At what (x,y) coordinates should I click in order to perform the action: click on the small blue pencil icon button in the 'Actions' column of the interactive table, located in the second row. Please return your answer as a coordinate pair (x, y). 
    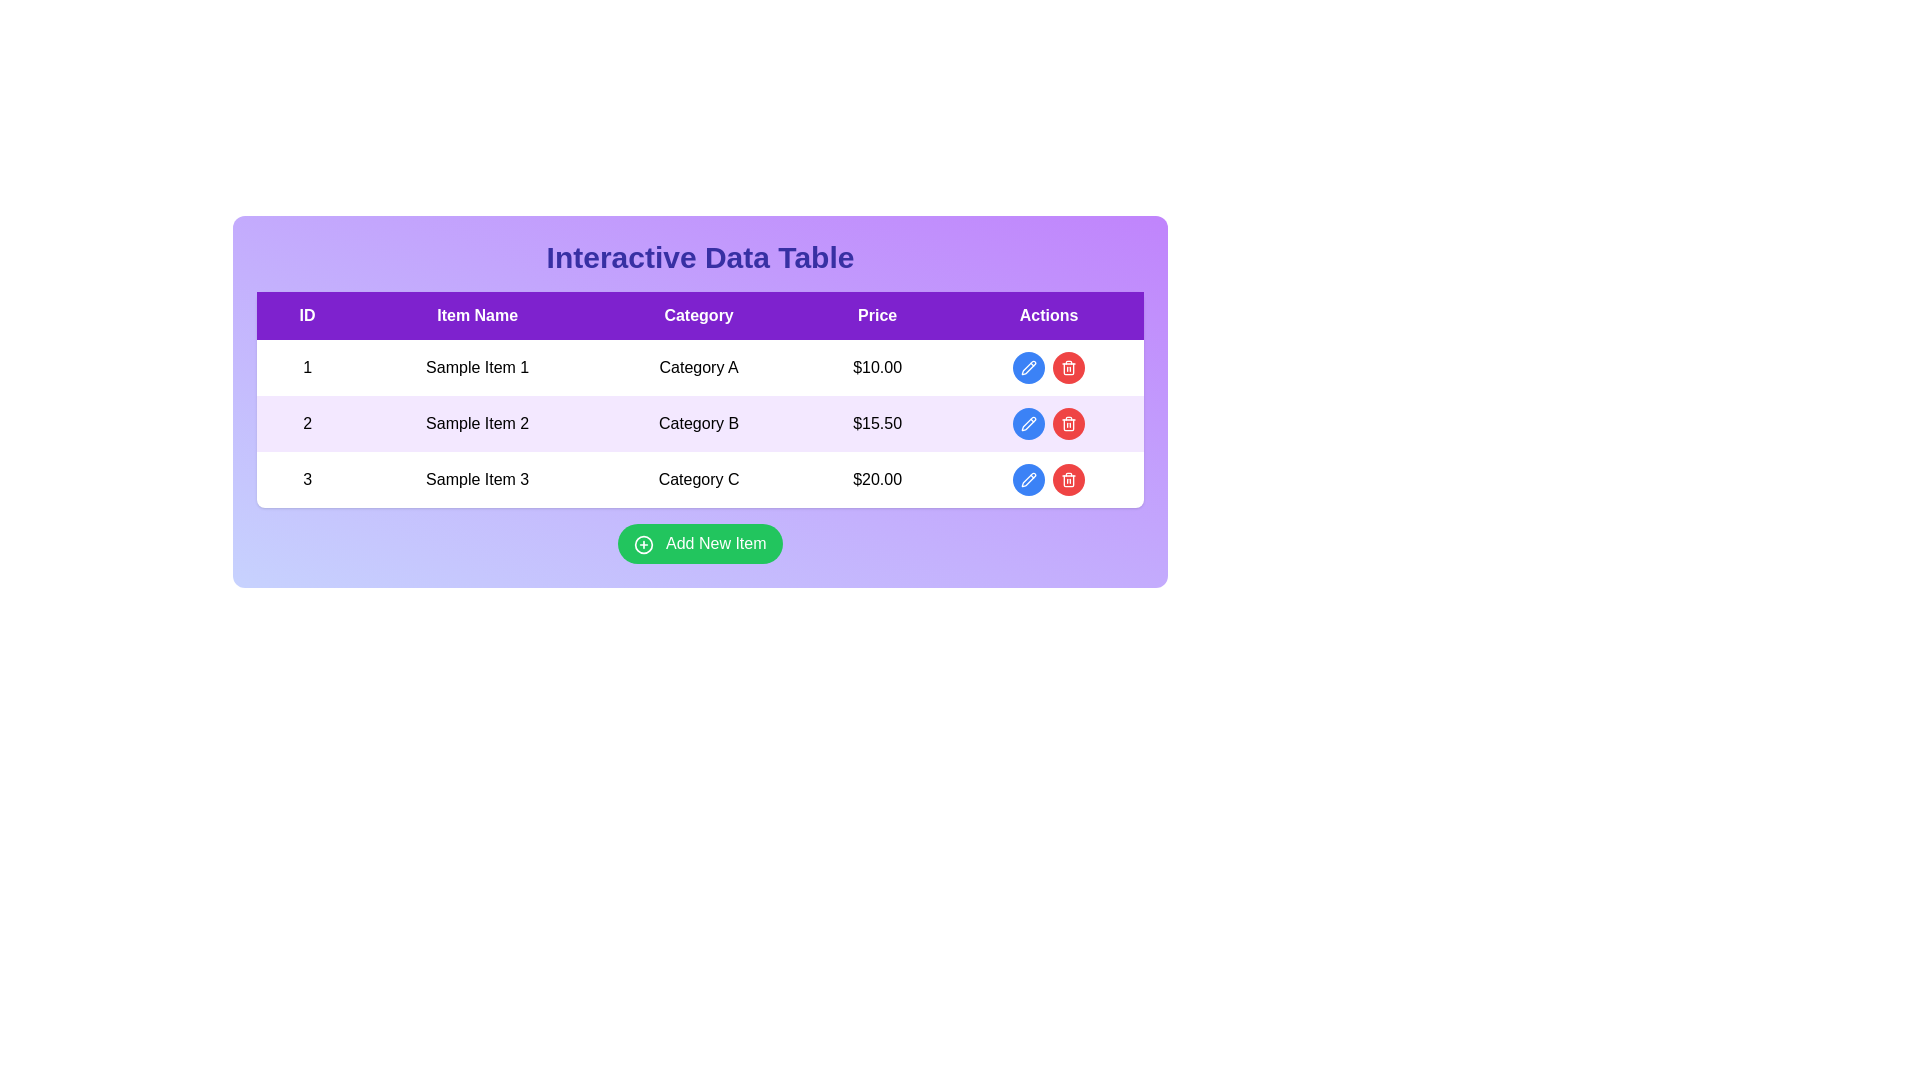
    Looking at the image, I should click on (1029, 479).